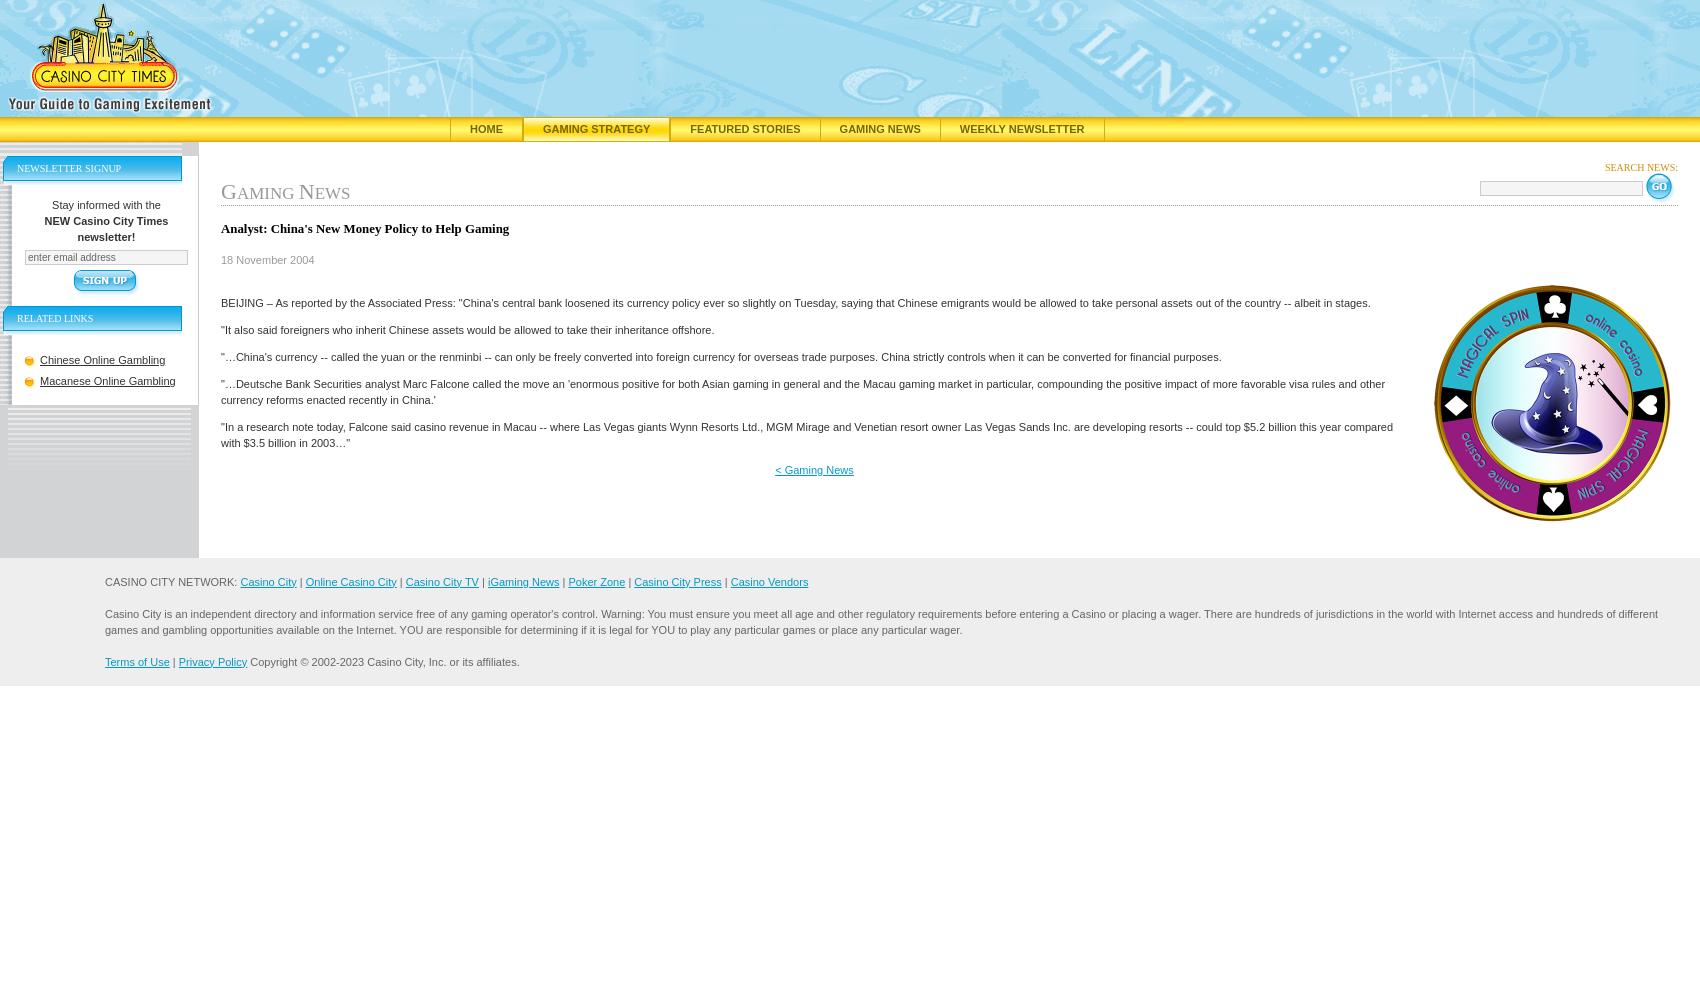 Image resolution: width=1700 pixels, height=1000 pixels. I want to click on 'Casino City is an independent directory and information service free of any gaming operator's control.
			Warning: You must ensure you meet all age and other regulatory requirements before entering a
			Casino or placing a wager.  There are hundreds of jurisdictions in the world with Internet access and
			hundreds of different games and gambling opportunities available on the Internet.
			YOU are responsible for determining if it is legal for YOU to play any particular games or place any
			particular wager.', so click(881, 620).